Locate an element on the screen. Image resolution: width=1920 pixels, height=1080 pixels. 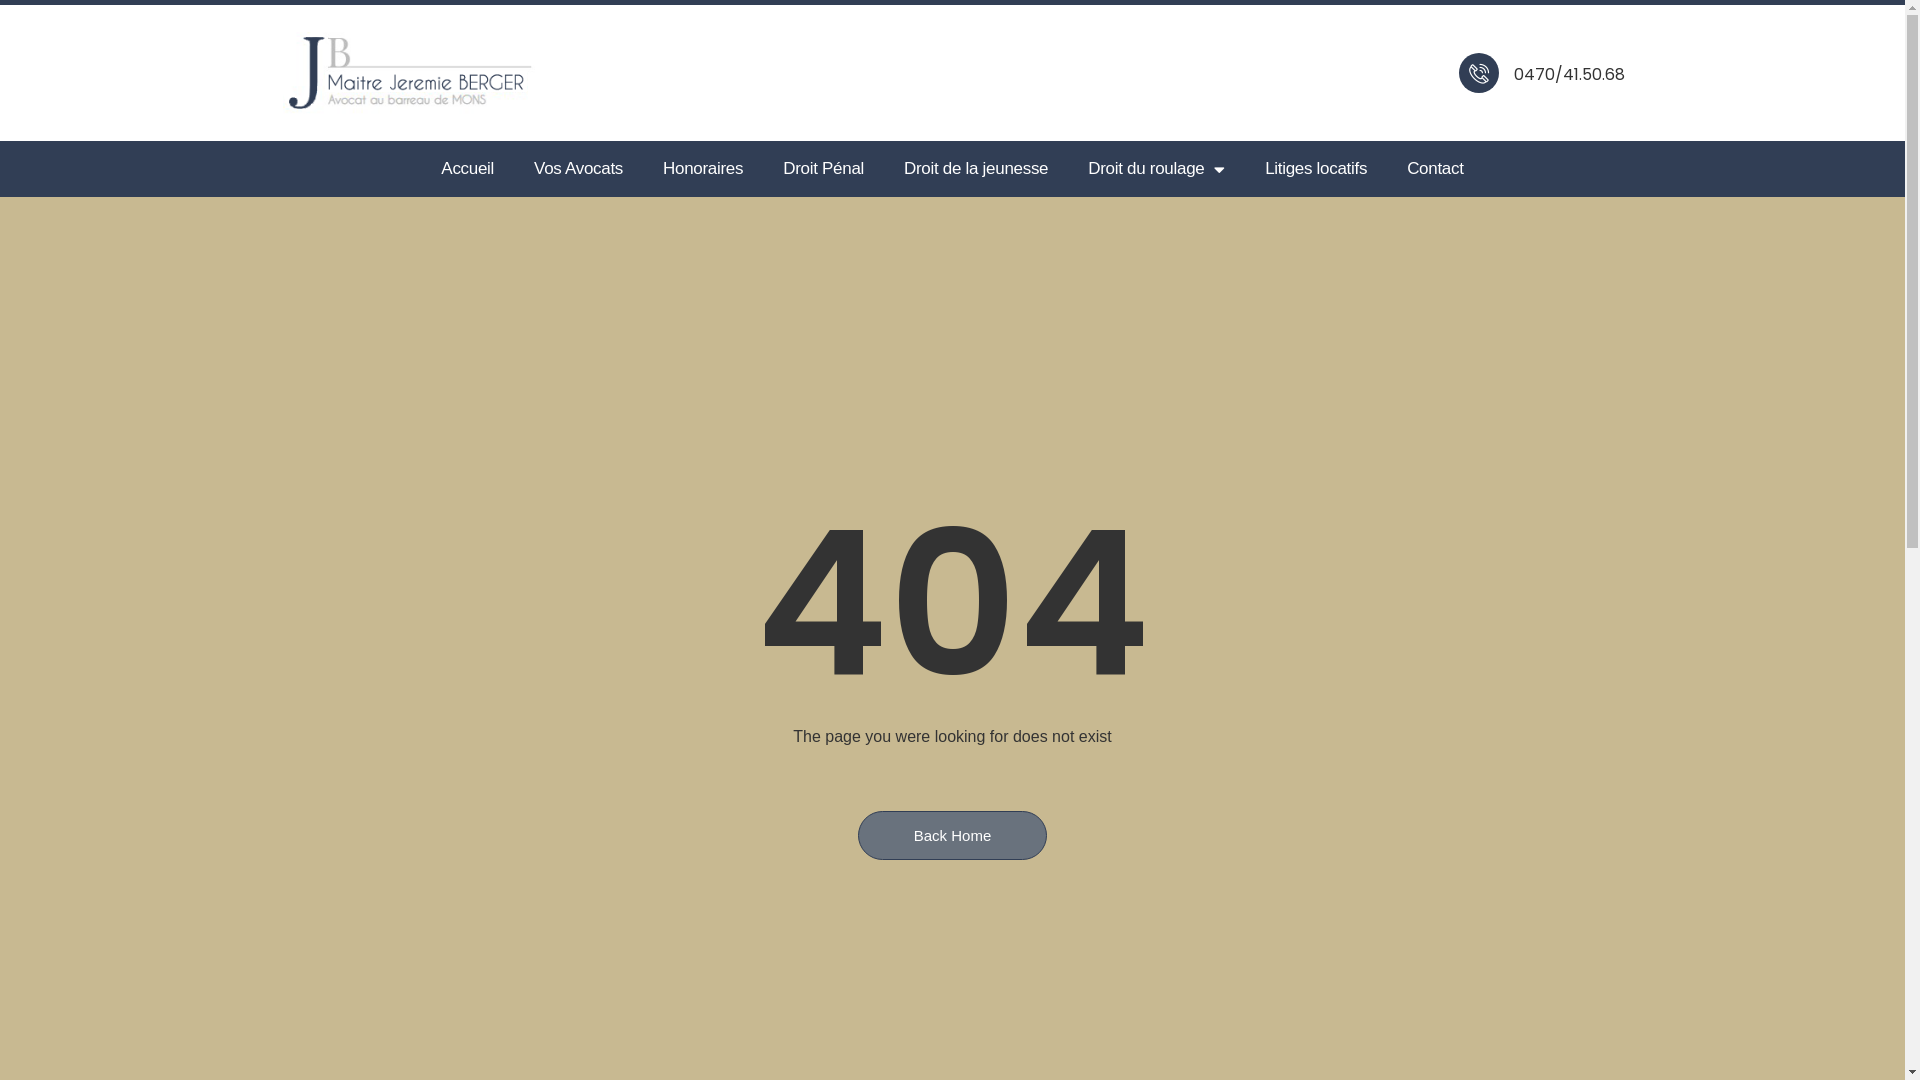
'Accueil' is located at coordinates (466, 168).